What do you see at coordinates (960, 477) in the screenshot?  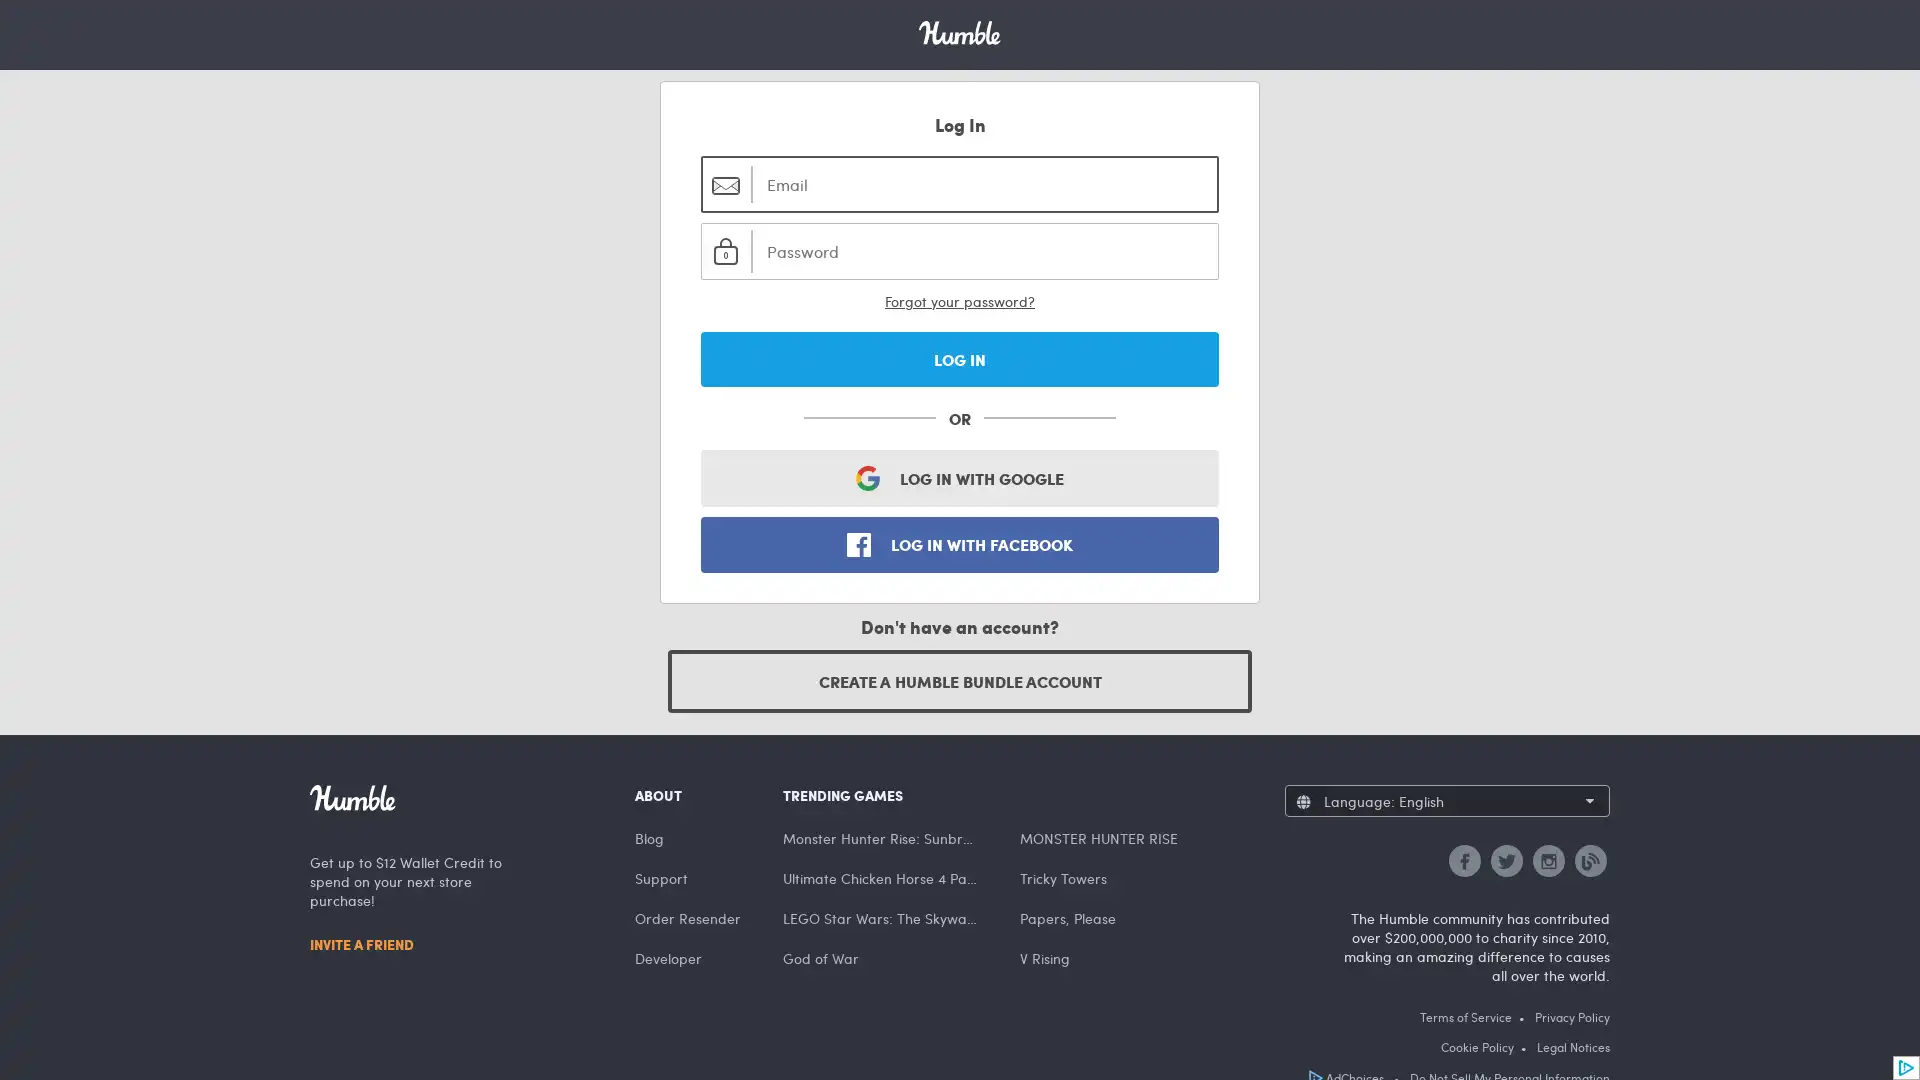 I see `LOG IN WITH GOOGLE` at bounding box center [960, 477].